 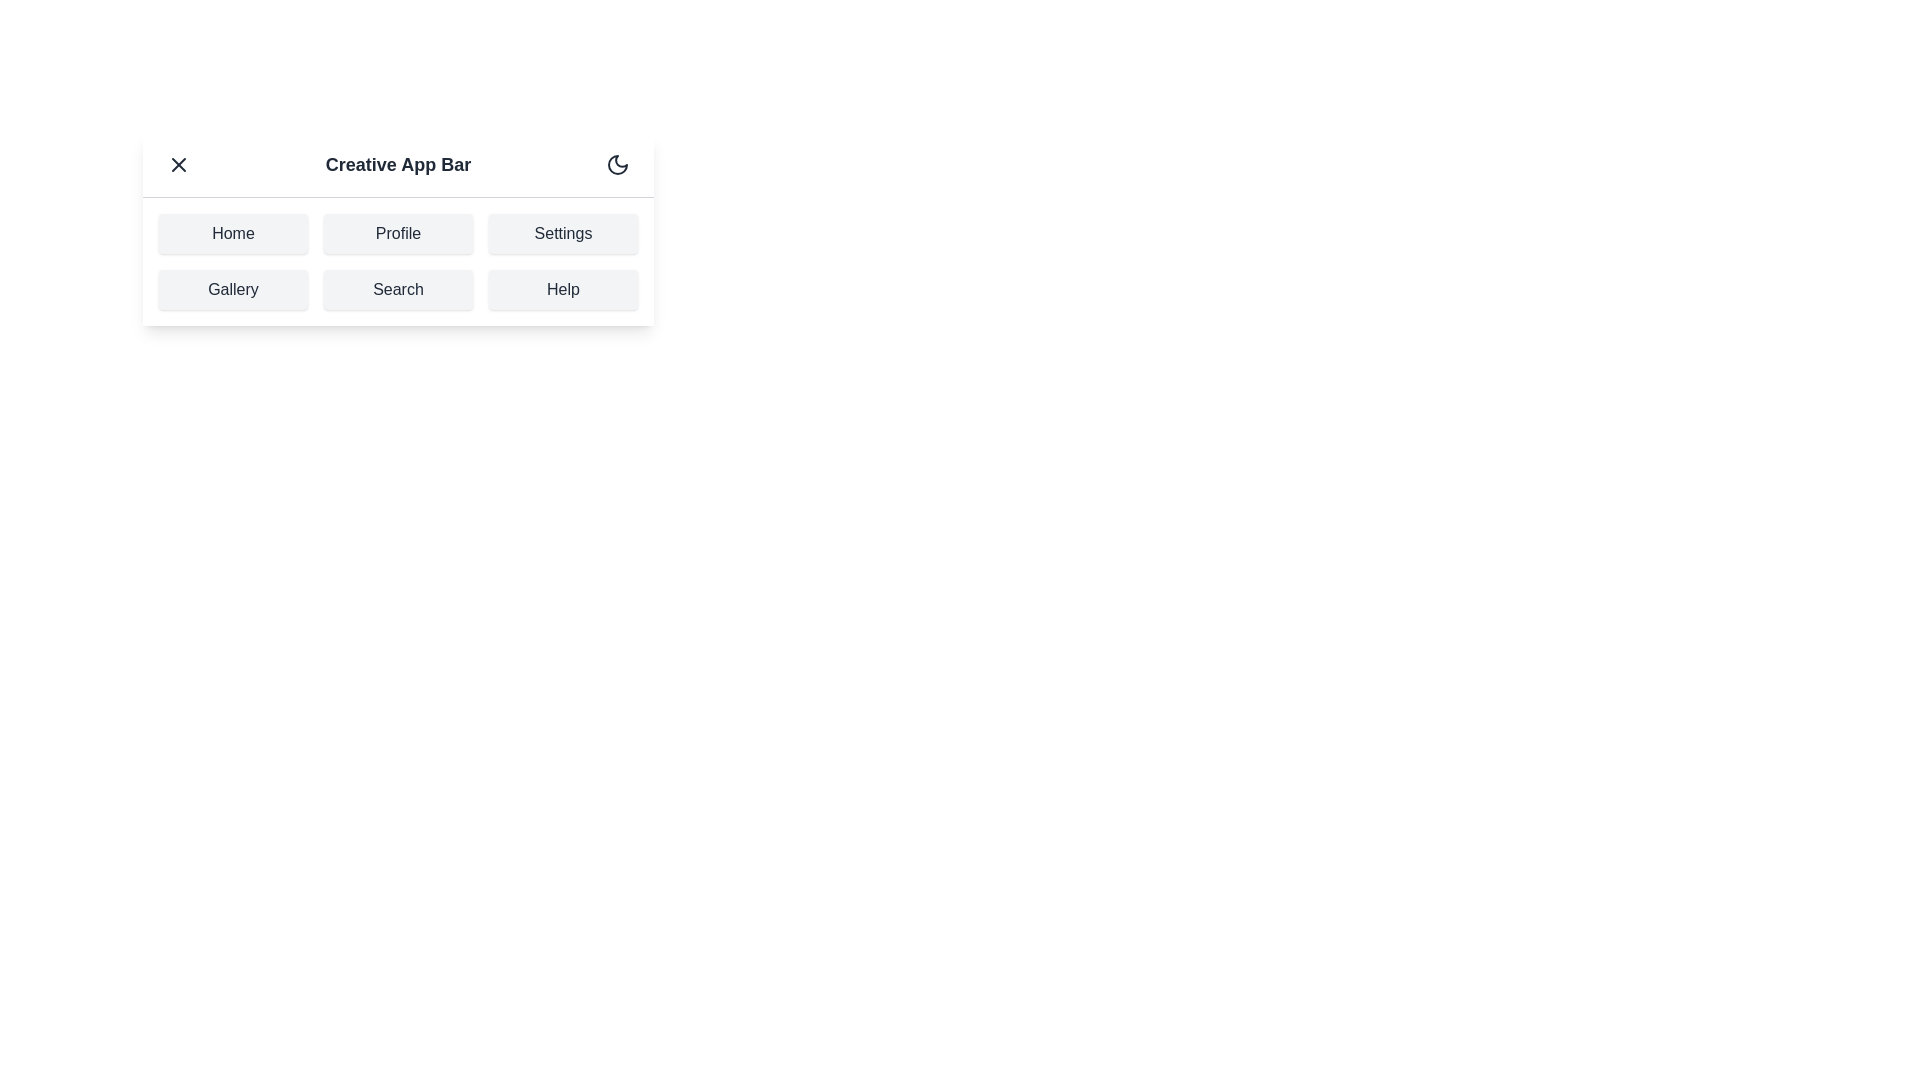 I want to click on the navigation item labeled Help, so click(x=562, y=289).